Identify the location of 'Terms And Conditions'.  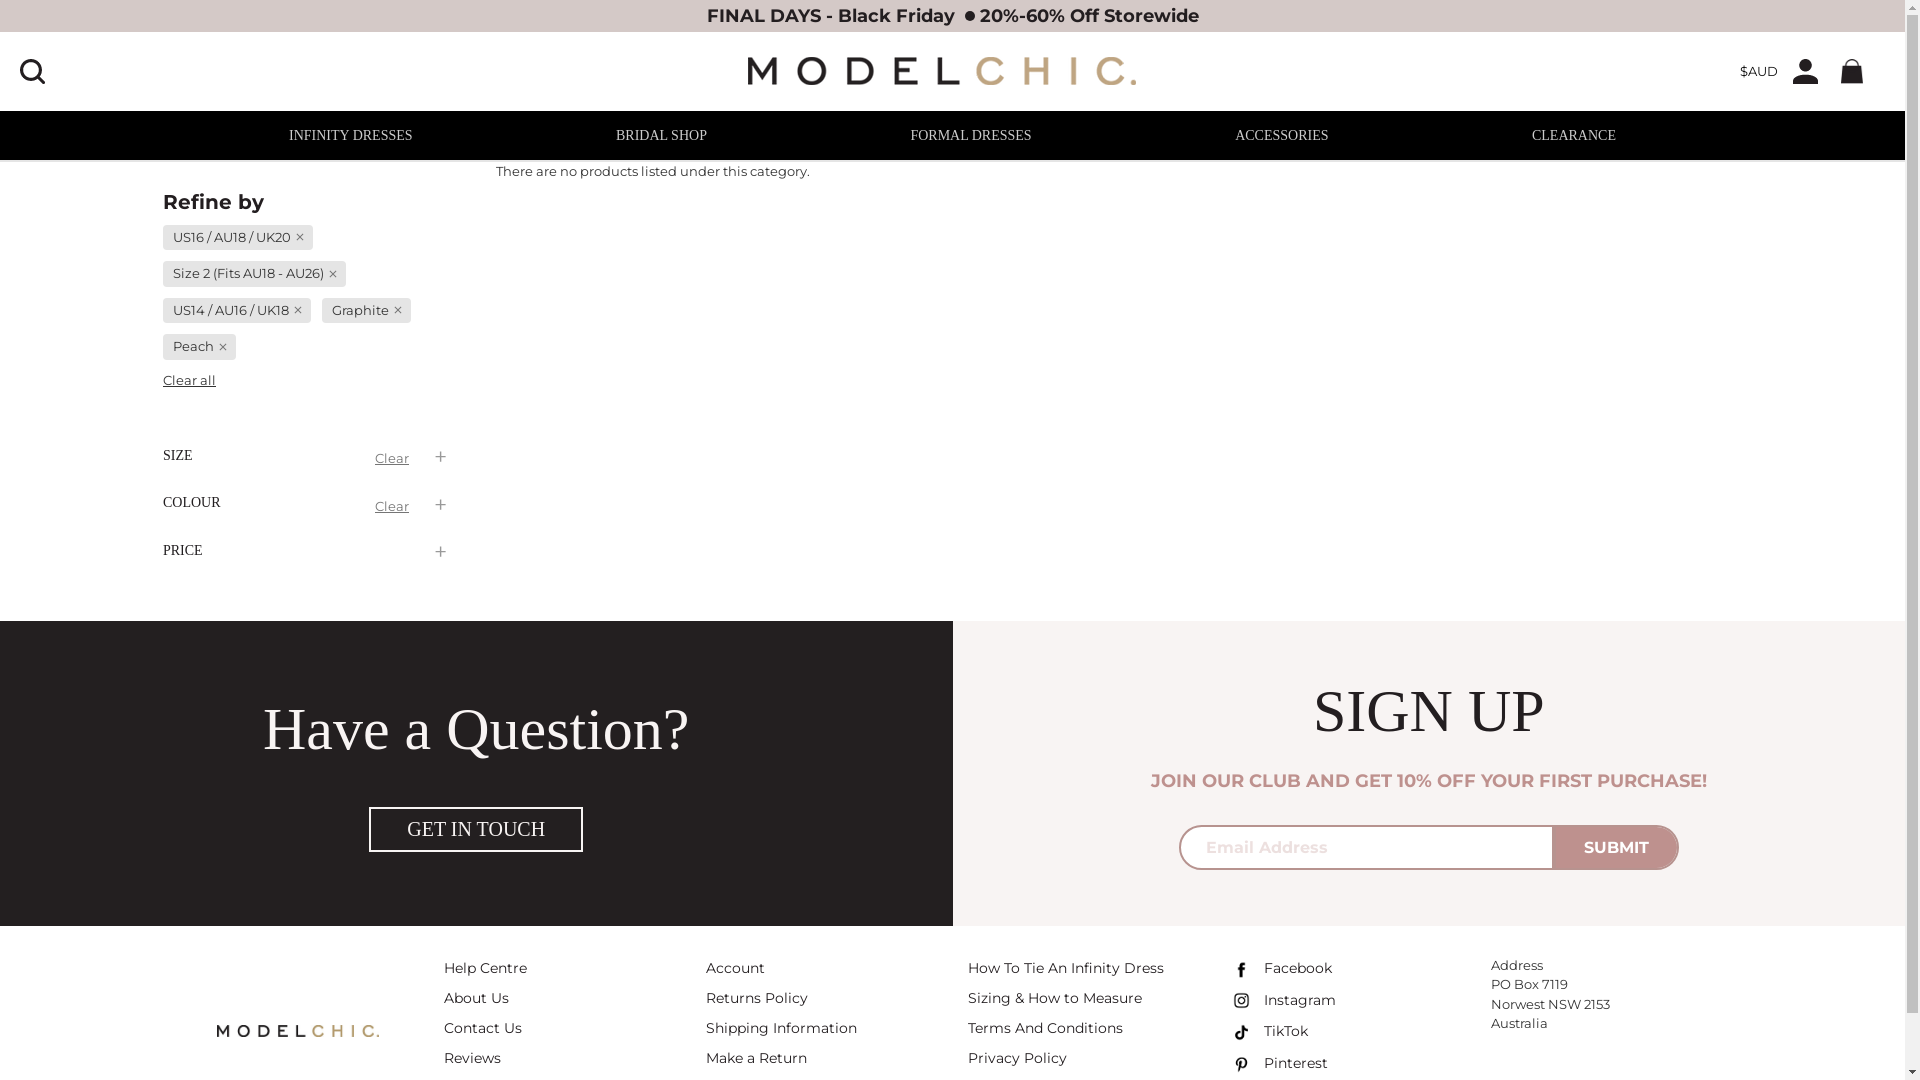
(1044, 1030).